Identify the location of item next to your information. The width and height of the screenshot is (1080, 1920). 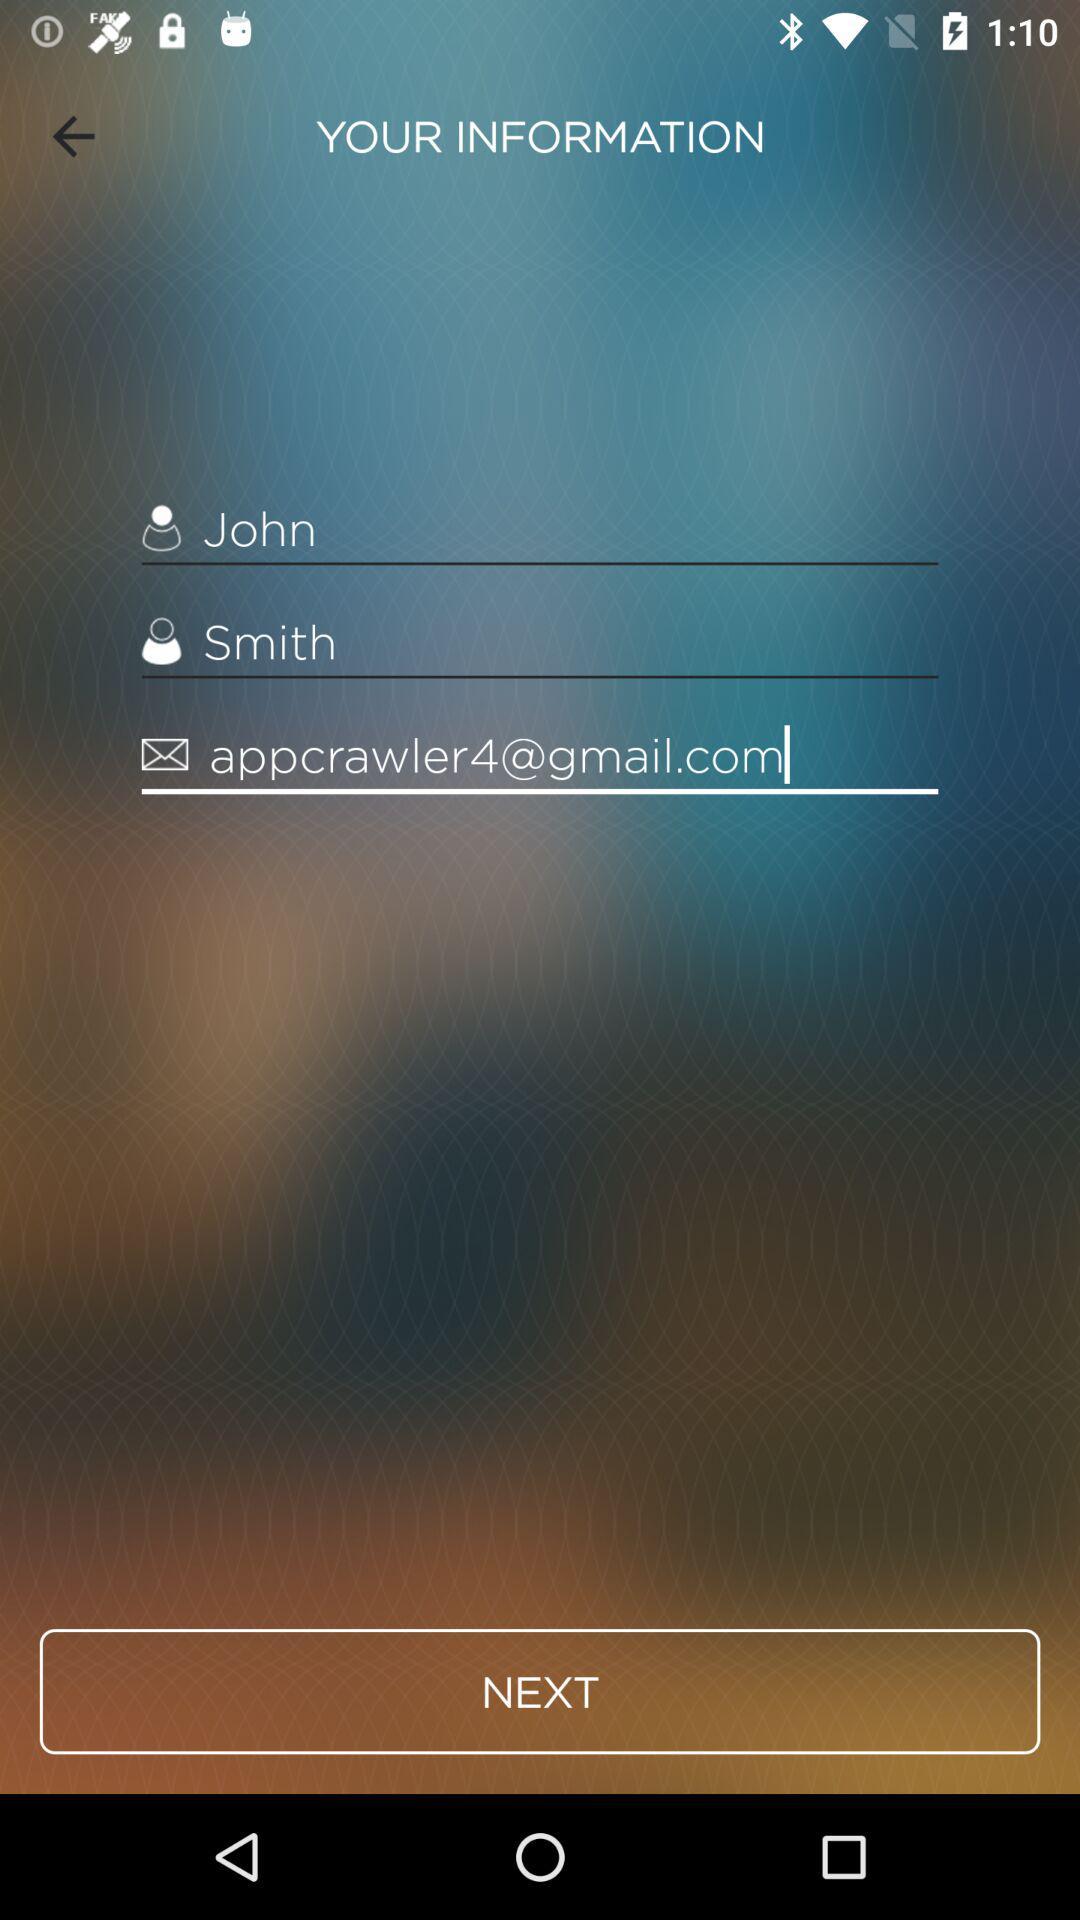
(72, 135).